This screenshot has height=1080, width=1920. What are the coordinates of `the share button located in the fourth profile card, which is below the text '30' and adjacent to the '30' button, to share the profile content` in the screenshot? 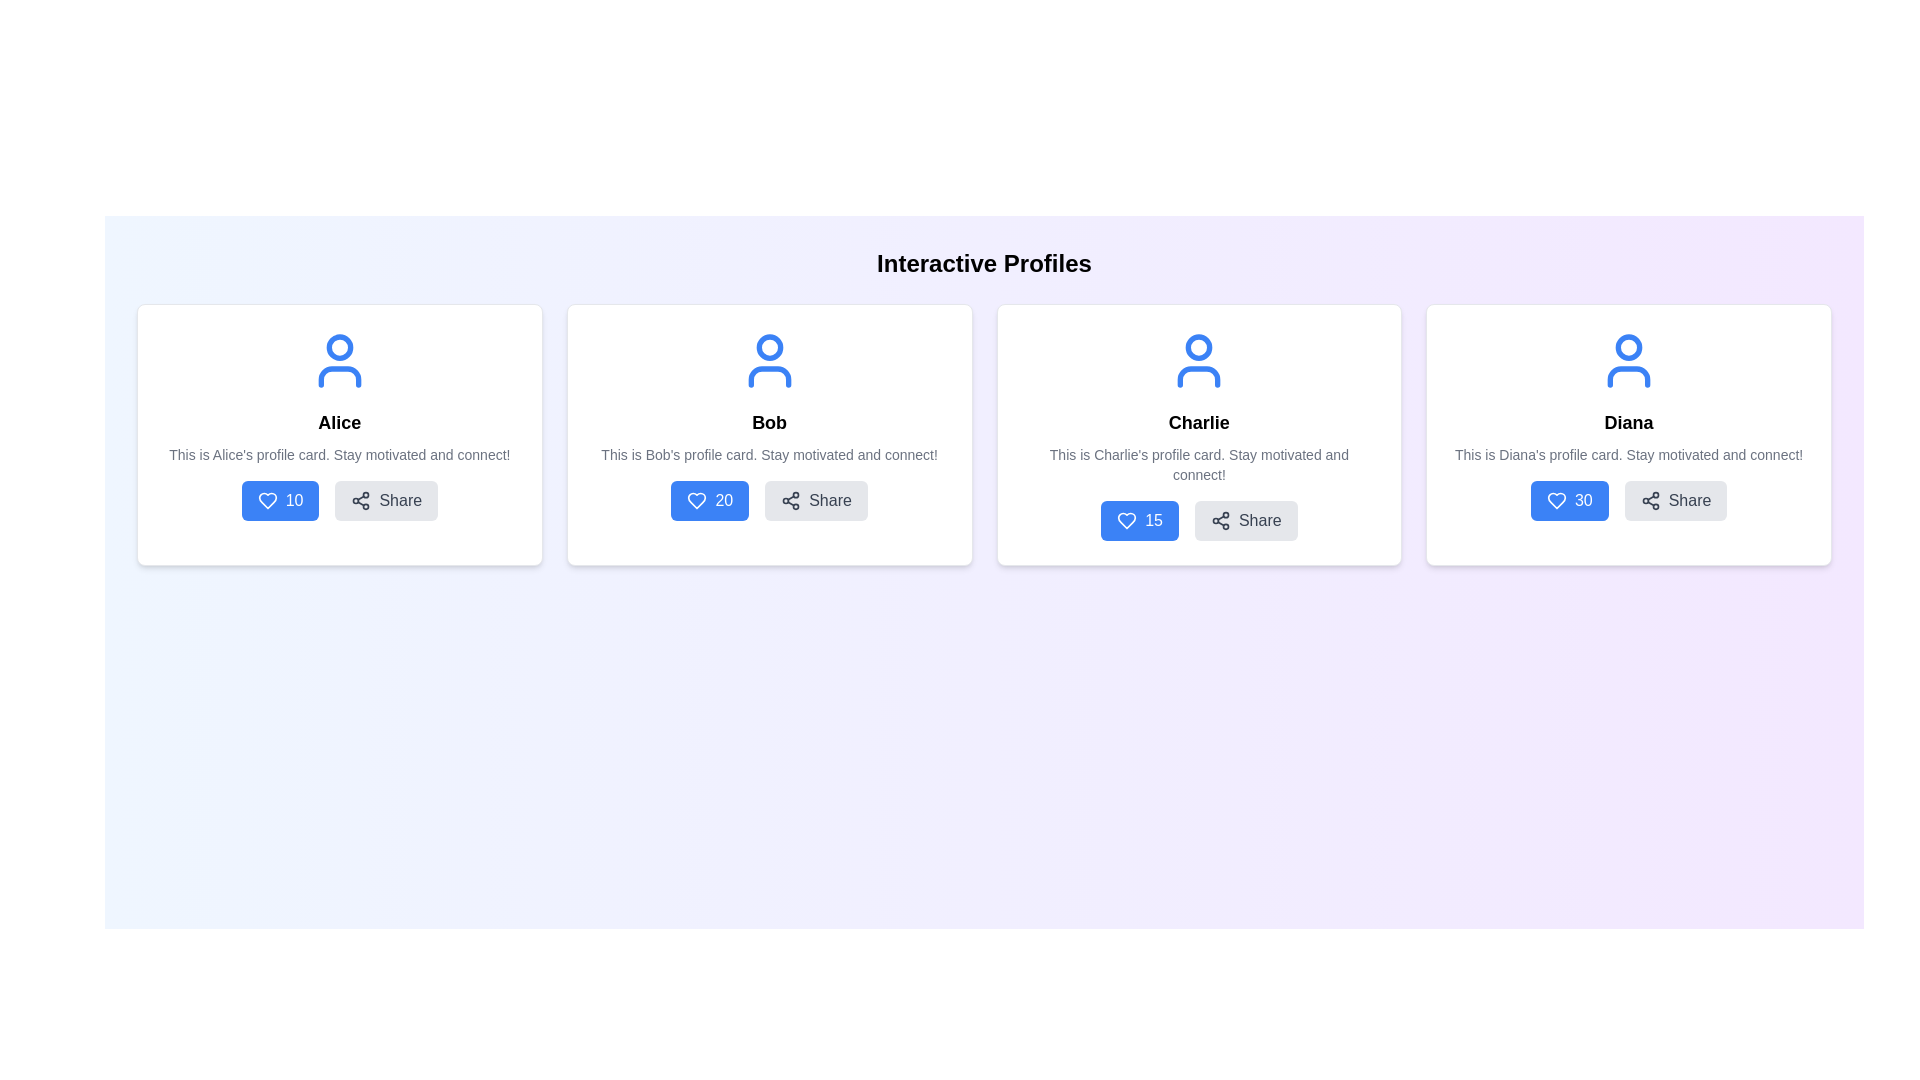 It's located at (1675, 500).